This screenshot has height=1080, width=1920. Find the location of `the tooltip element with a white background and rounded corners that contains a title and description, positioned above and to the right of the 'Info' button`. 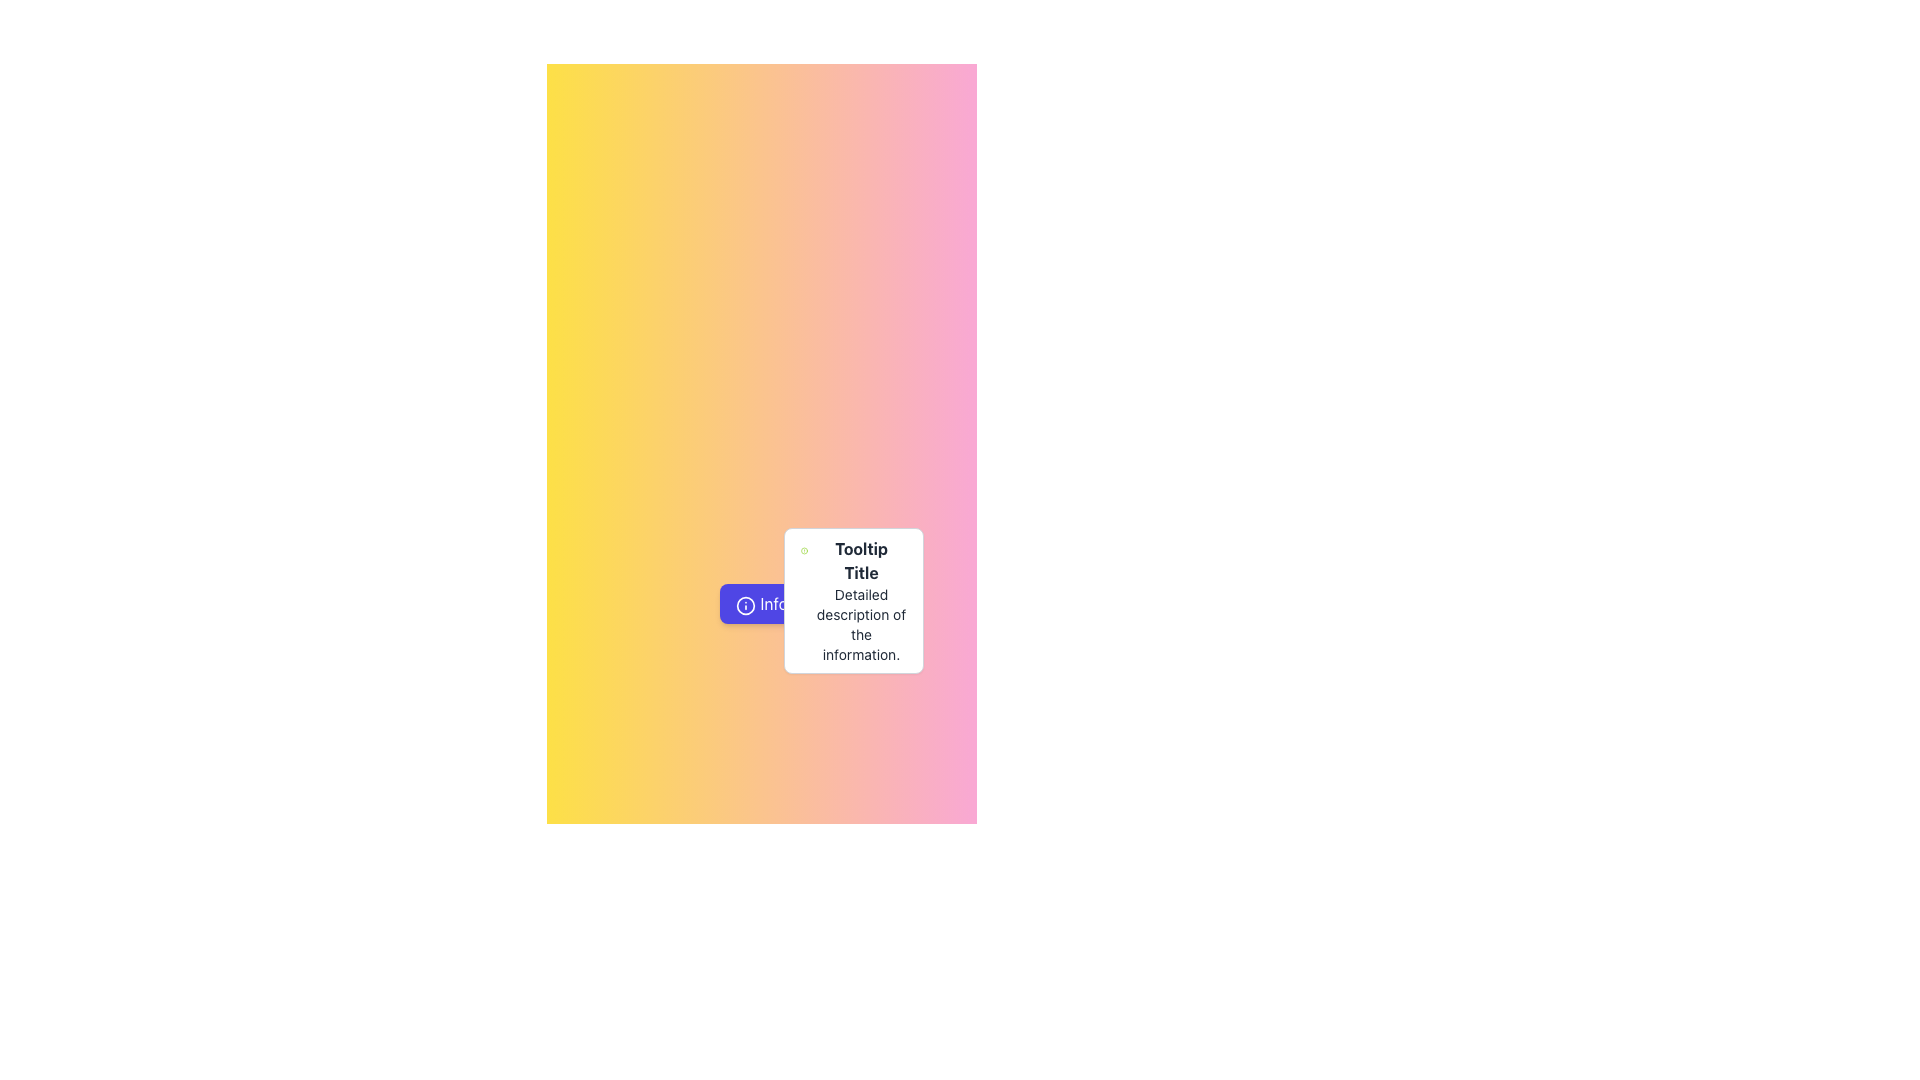

the tooltip element with a white background and rounded corners that contains a title and description, positioned above and to the right of the 'Info' button is located at coordinates (854, 600).